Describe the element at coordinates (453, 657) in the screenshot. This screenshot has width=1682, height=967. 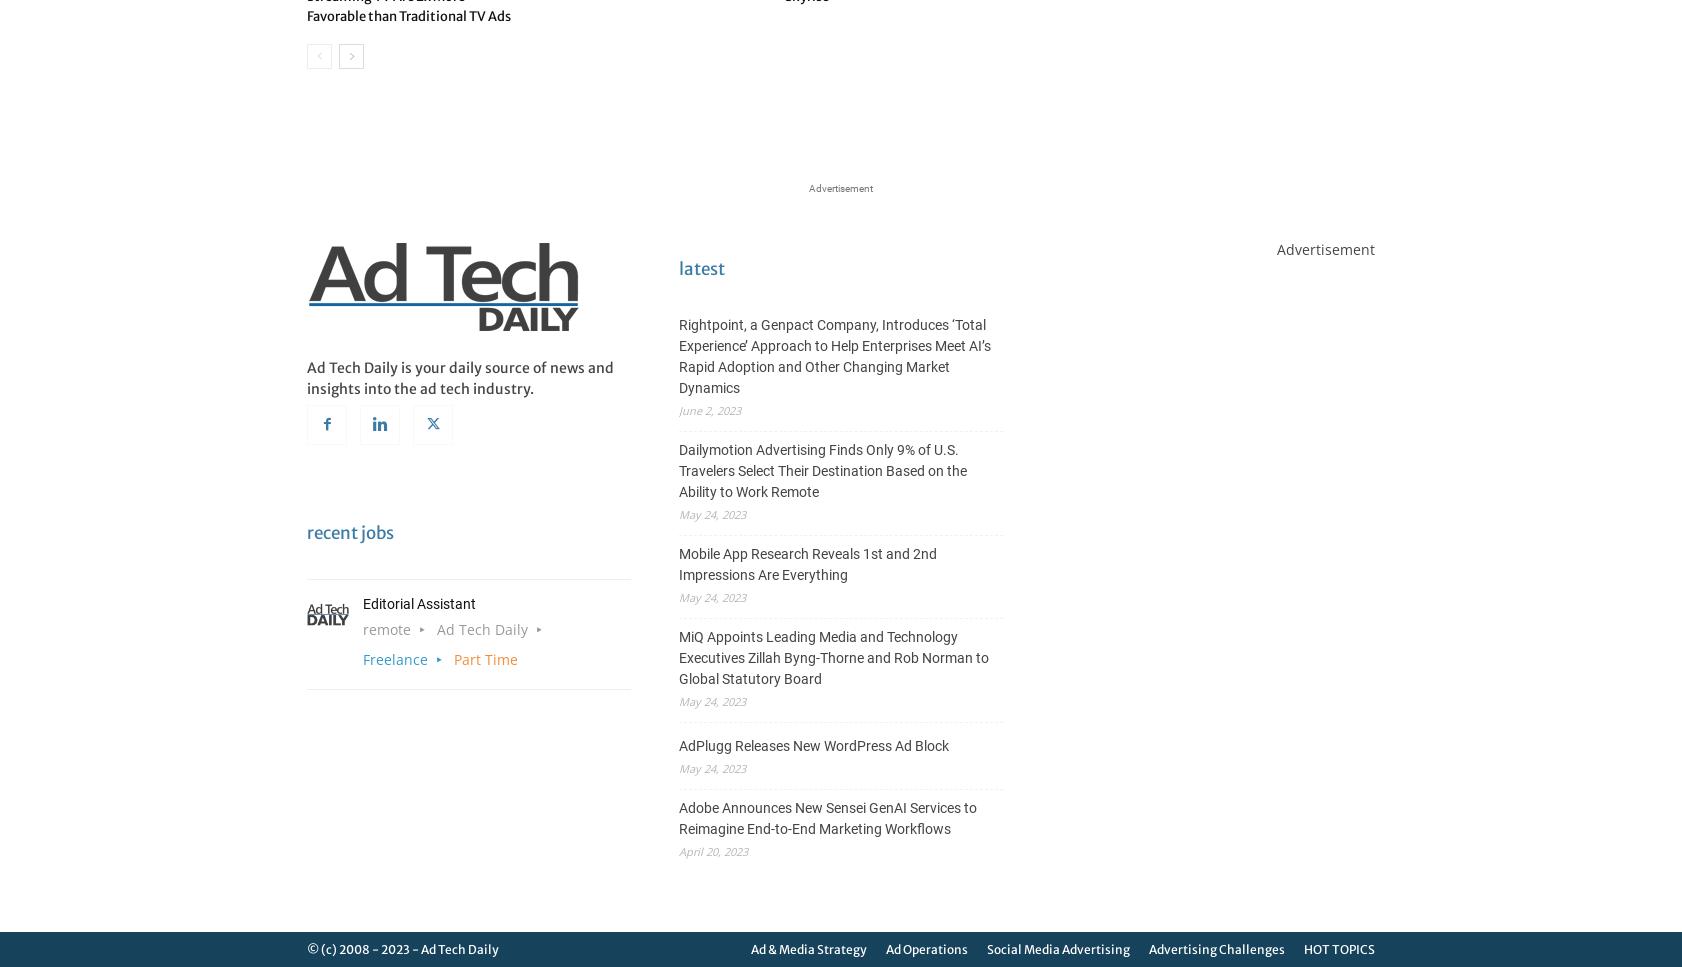
I see `'Part Time'` at that location.